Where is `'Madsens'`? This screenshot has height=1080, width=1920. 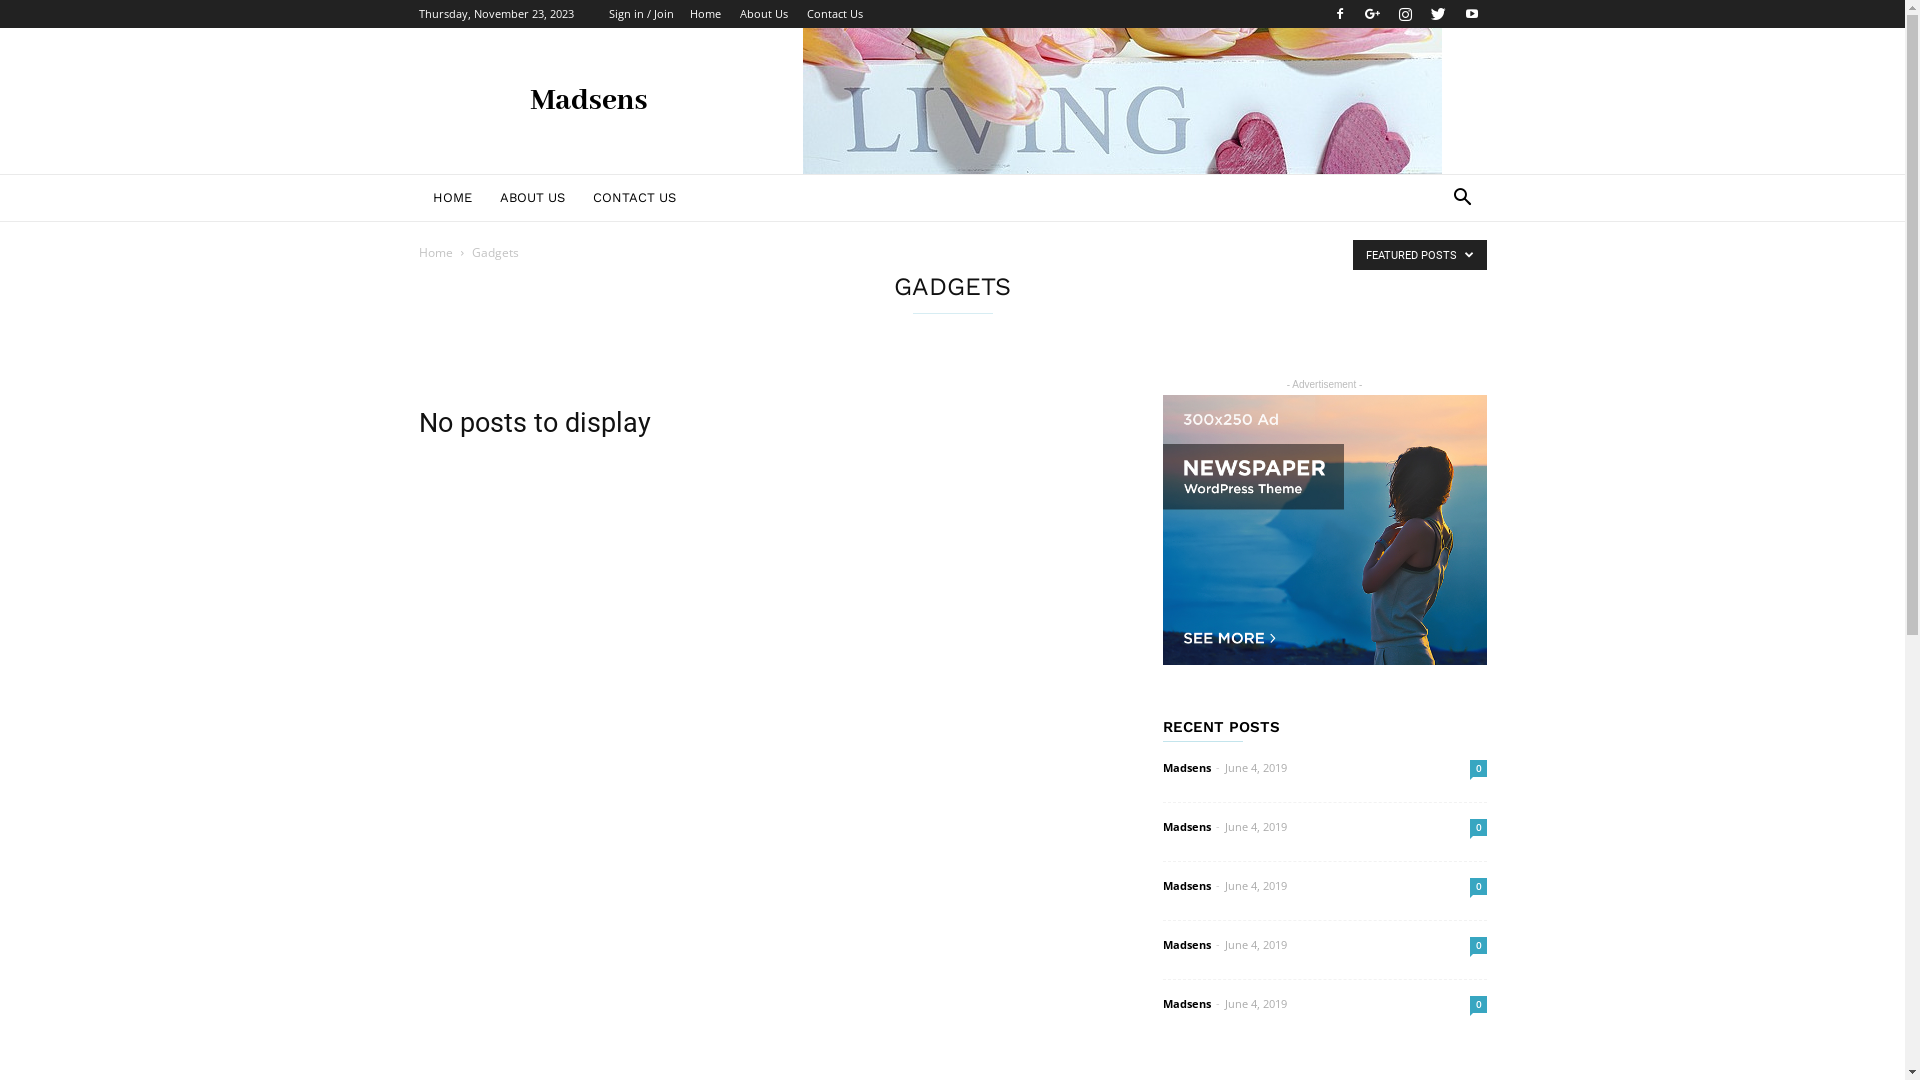 'Madsens' is located at coordinates (1185, 826).